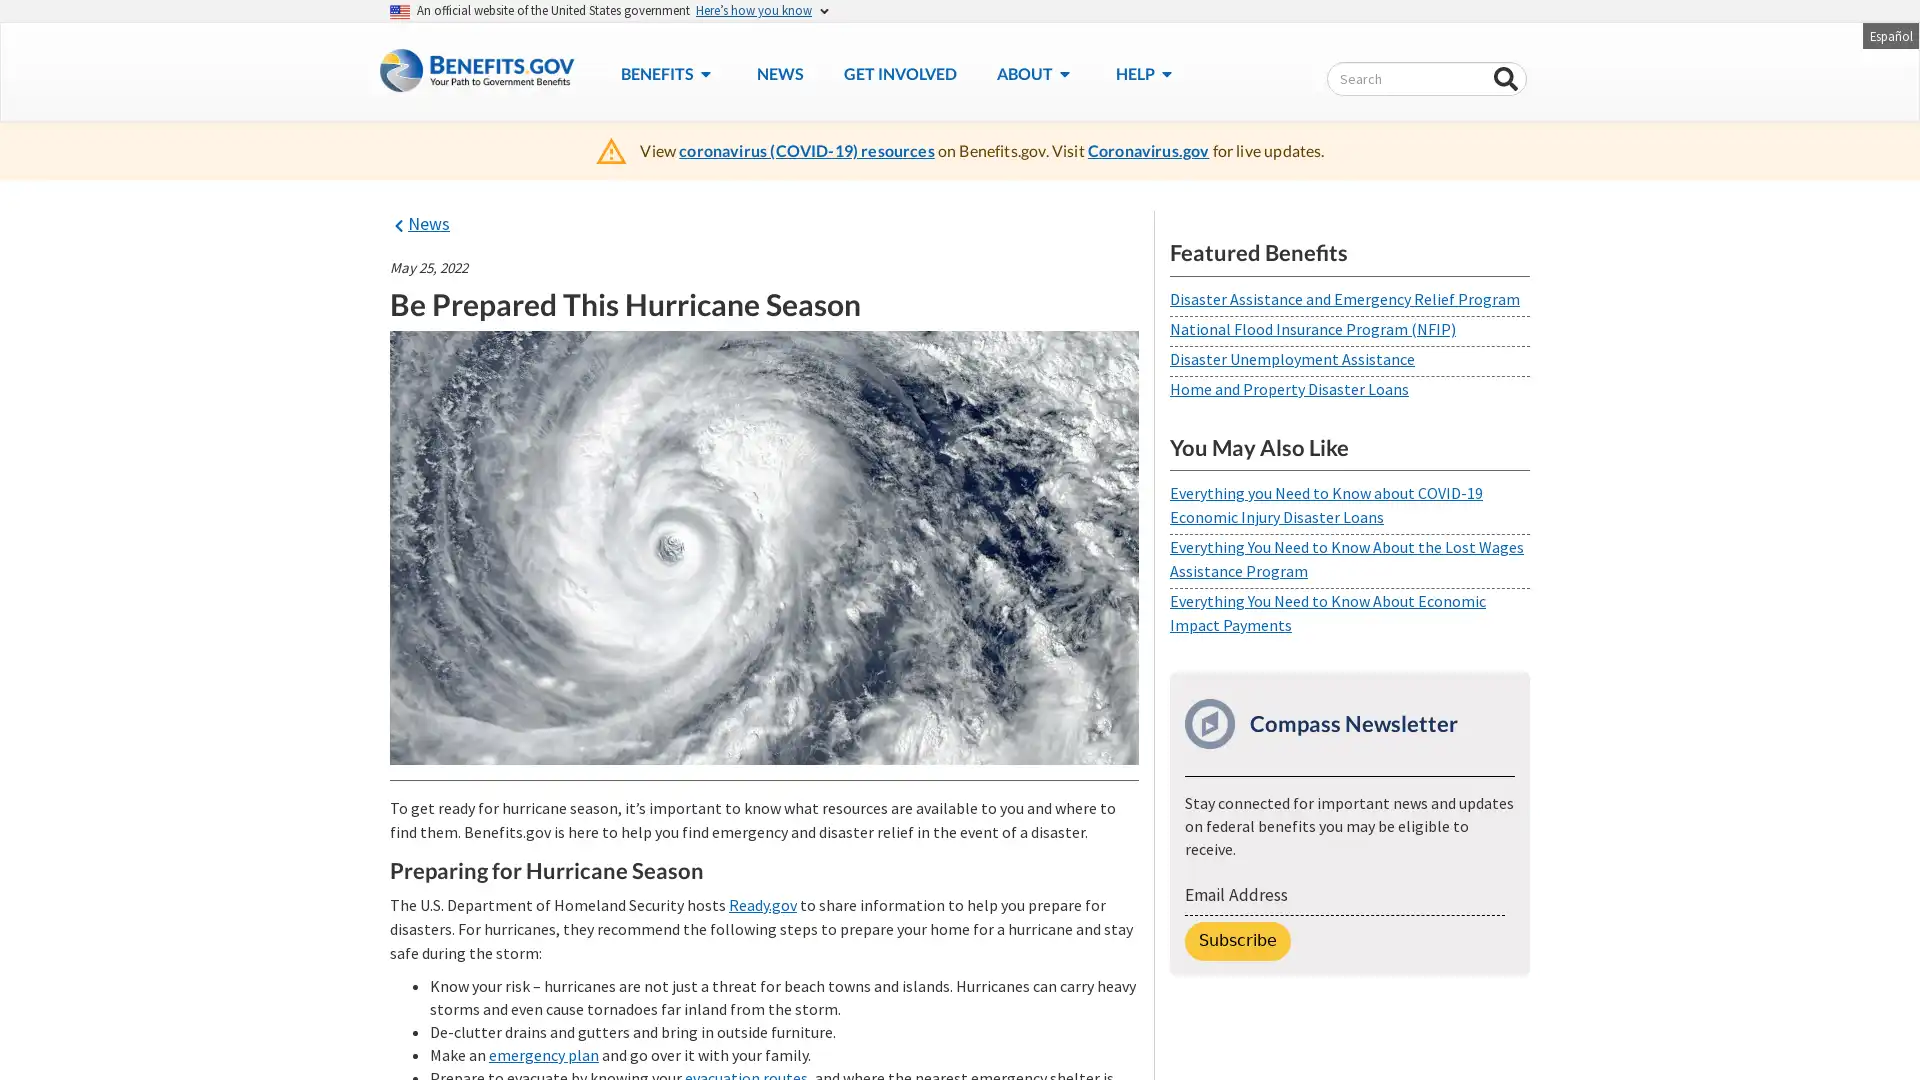 This screenshot has width=1920, height=1080. I want to click on NEWS, so click(778, 72).